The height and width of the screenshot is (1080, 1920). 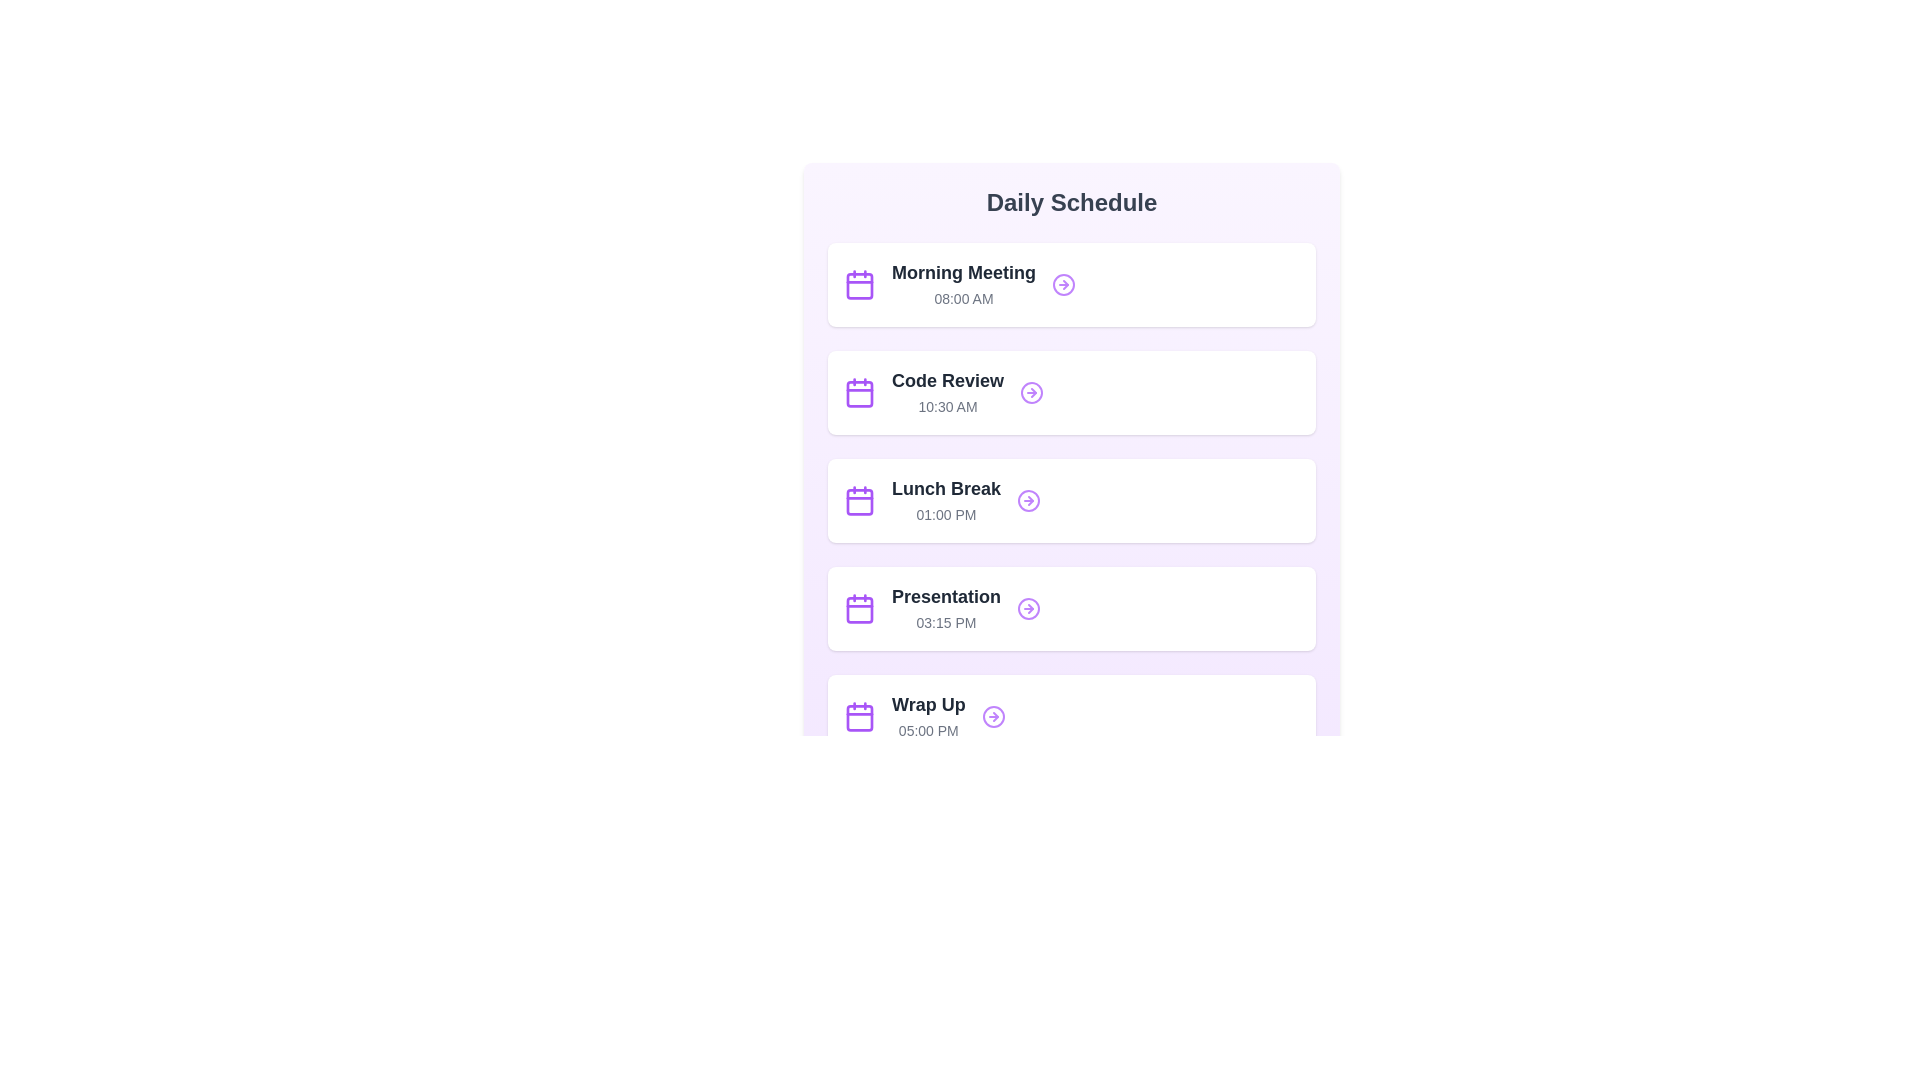 I want to click on the calendar icon with a purple outline located on the left side of the 'Lunch Break' panel, which features a centered date symbol, so click(x=859, y=500).